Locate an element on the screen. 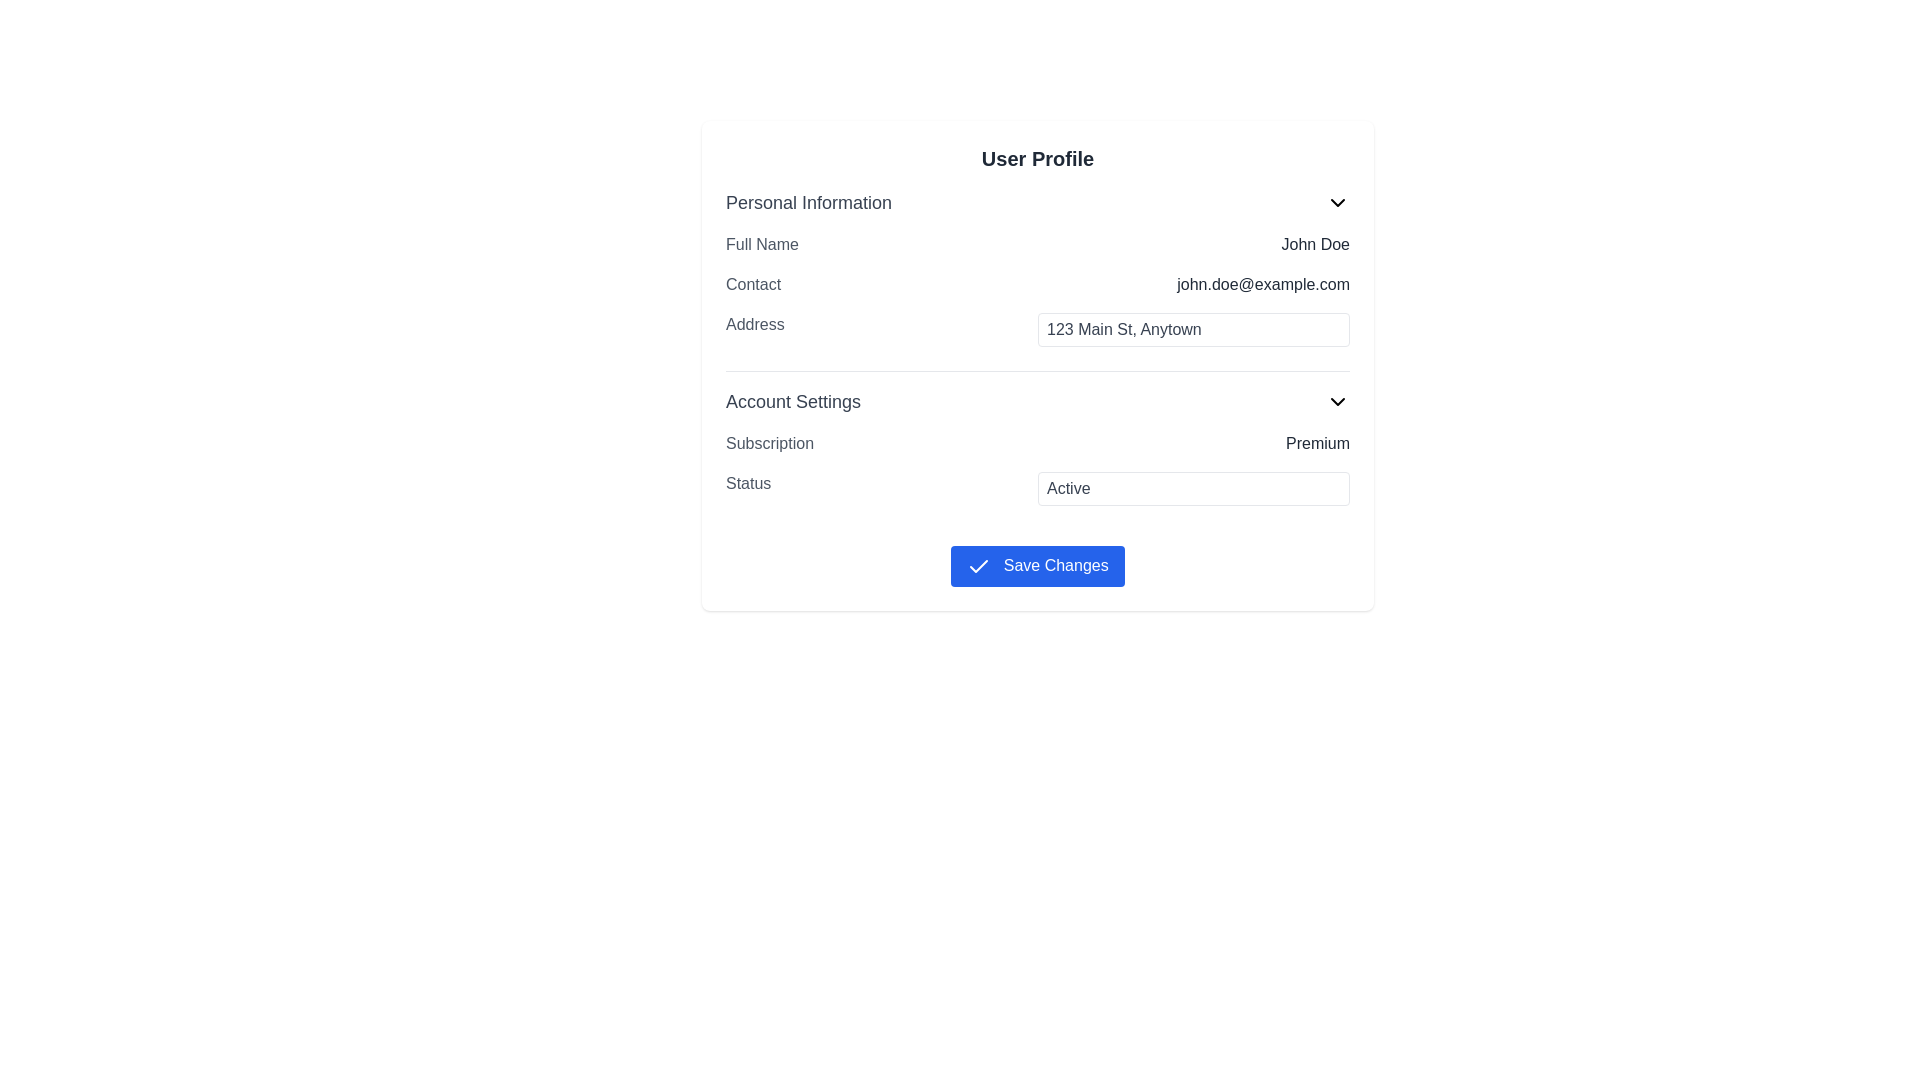 The width and height of the screenshot is (1920, 1080). the checkmark icon located on the left side of the blue 'Save Changes' button, which visually conveys confirmation for the action is located at coordinates (979, 566).